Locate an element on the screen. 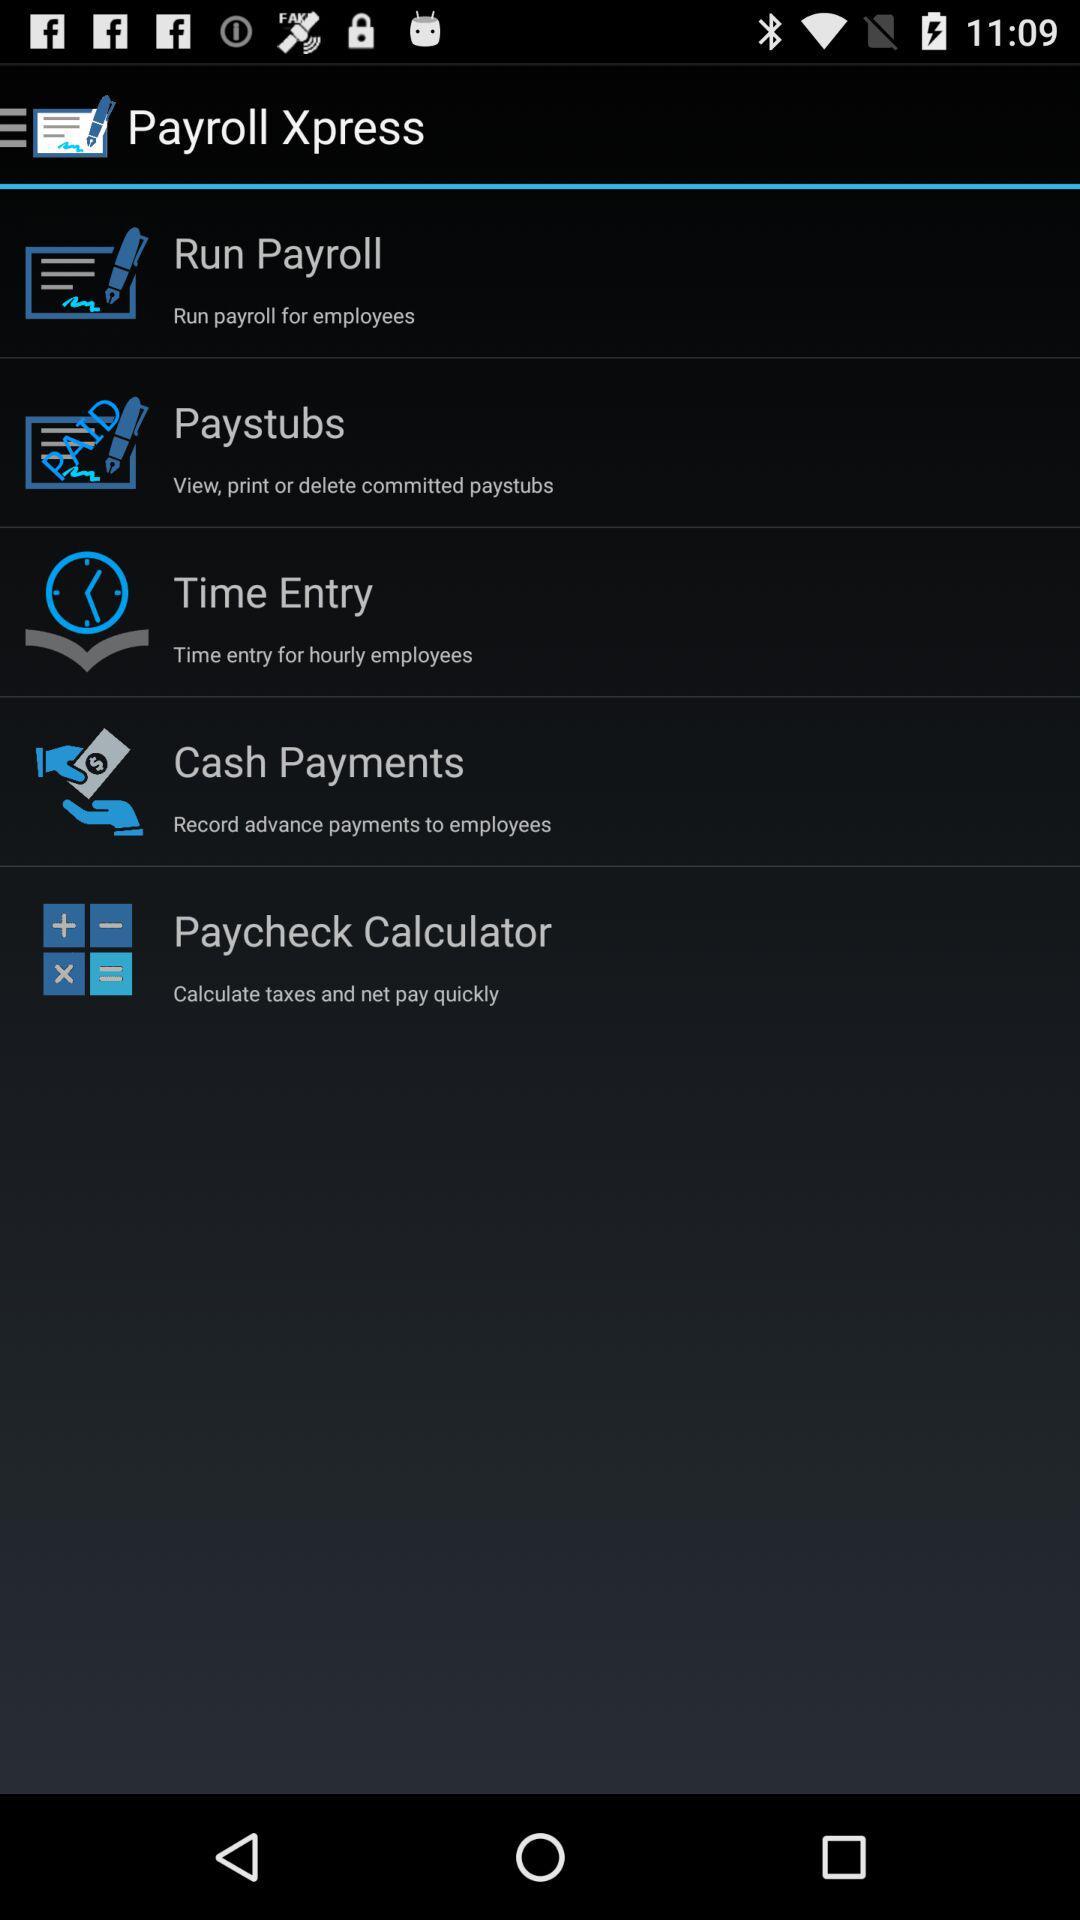  app below the paycheck calculator app is located at coordinates (334, 993).